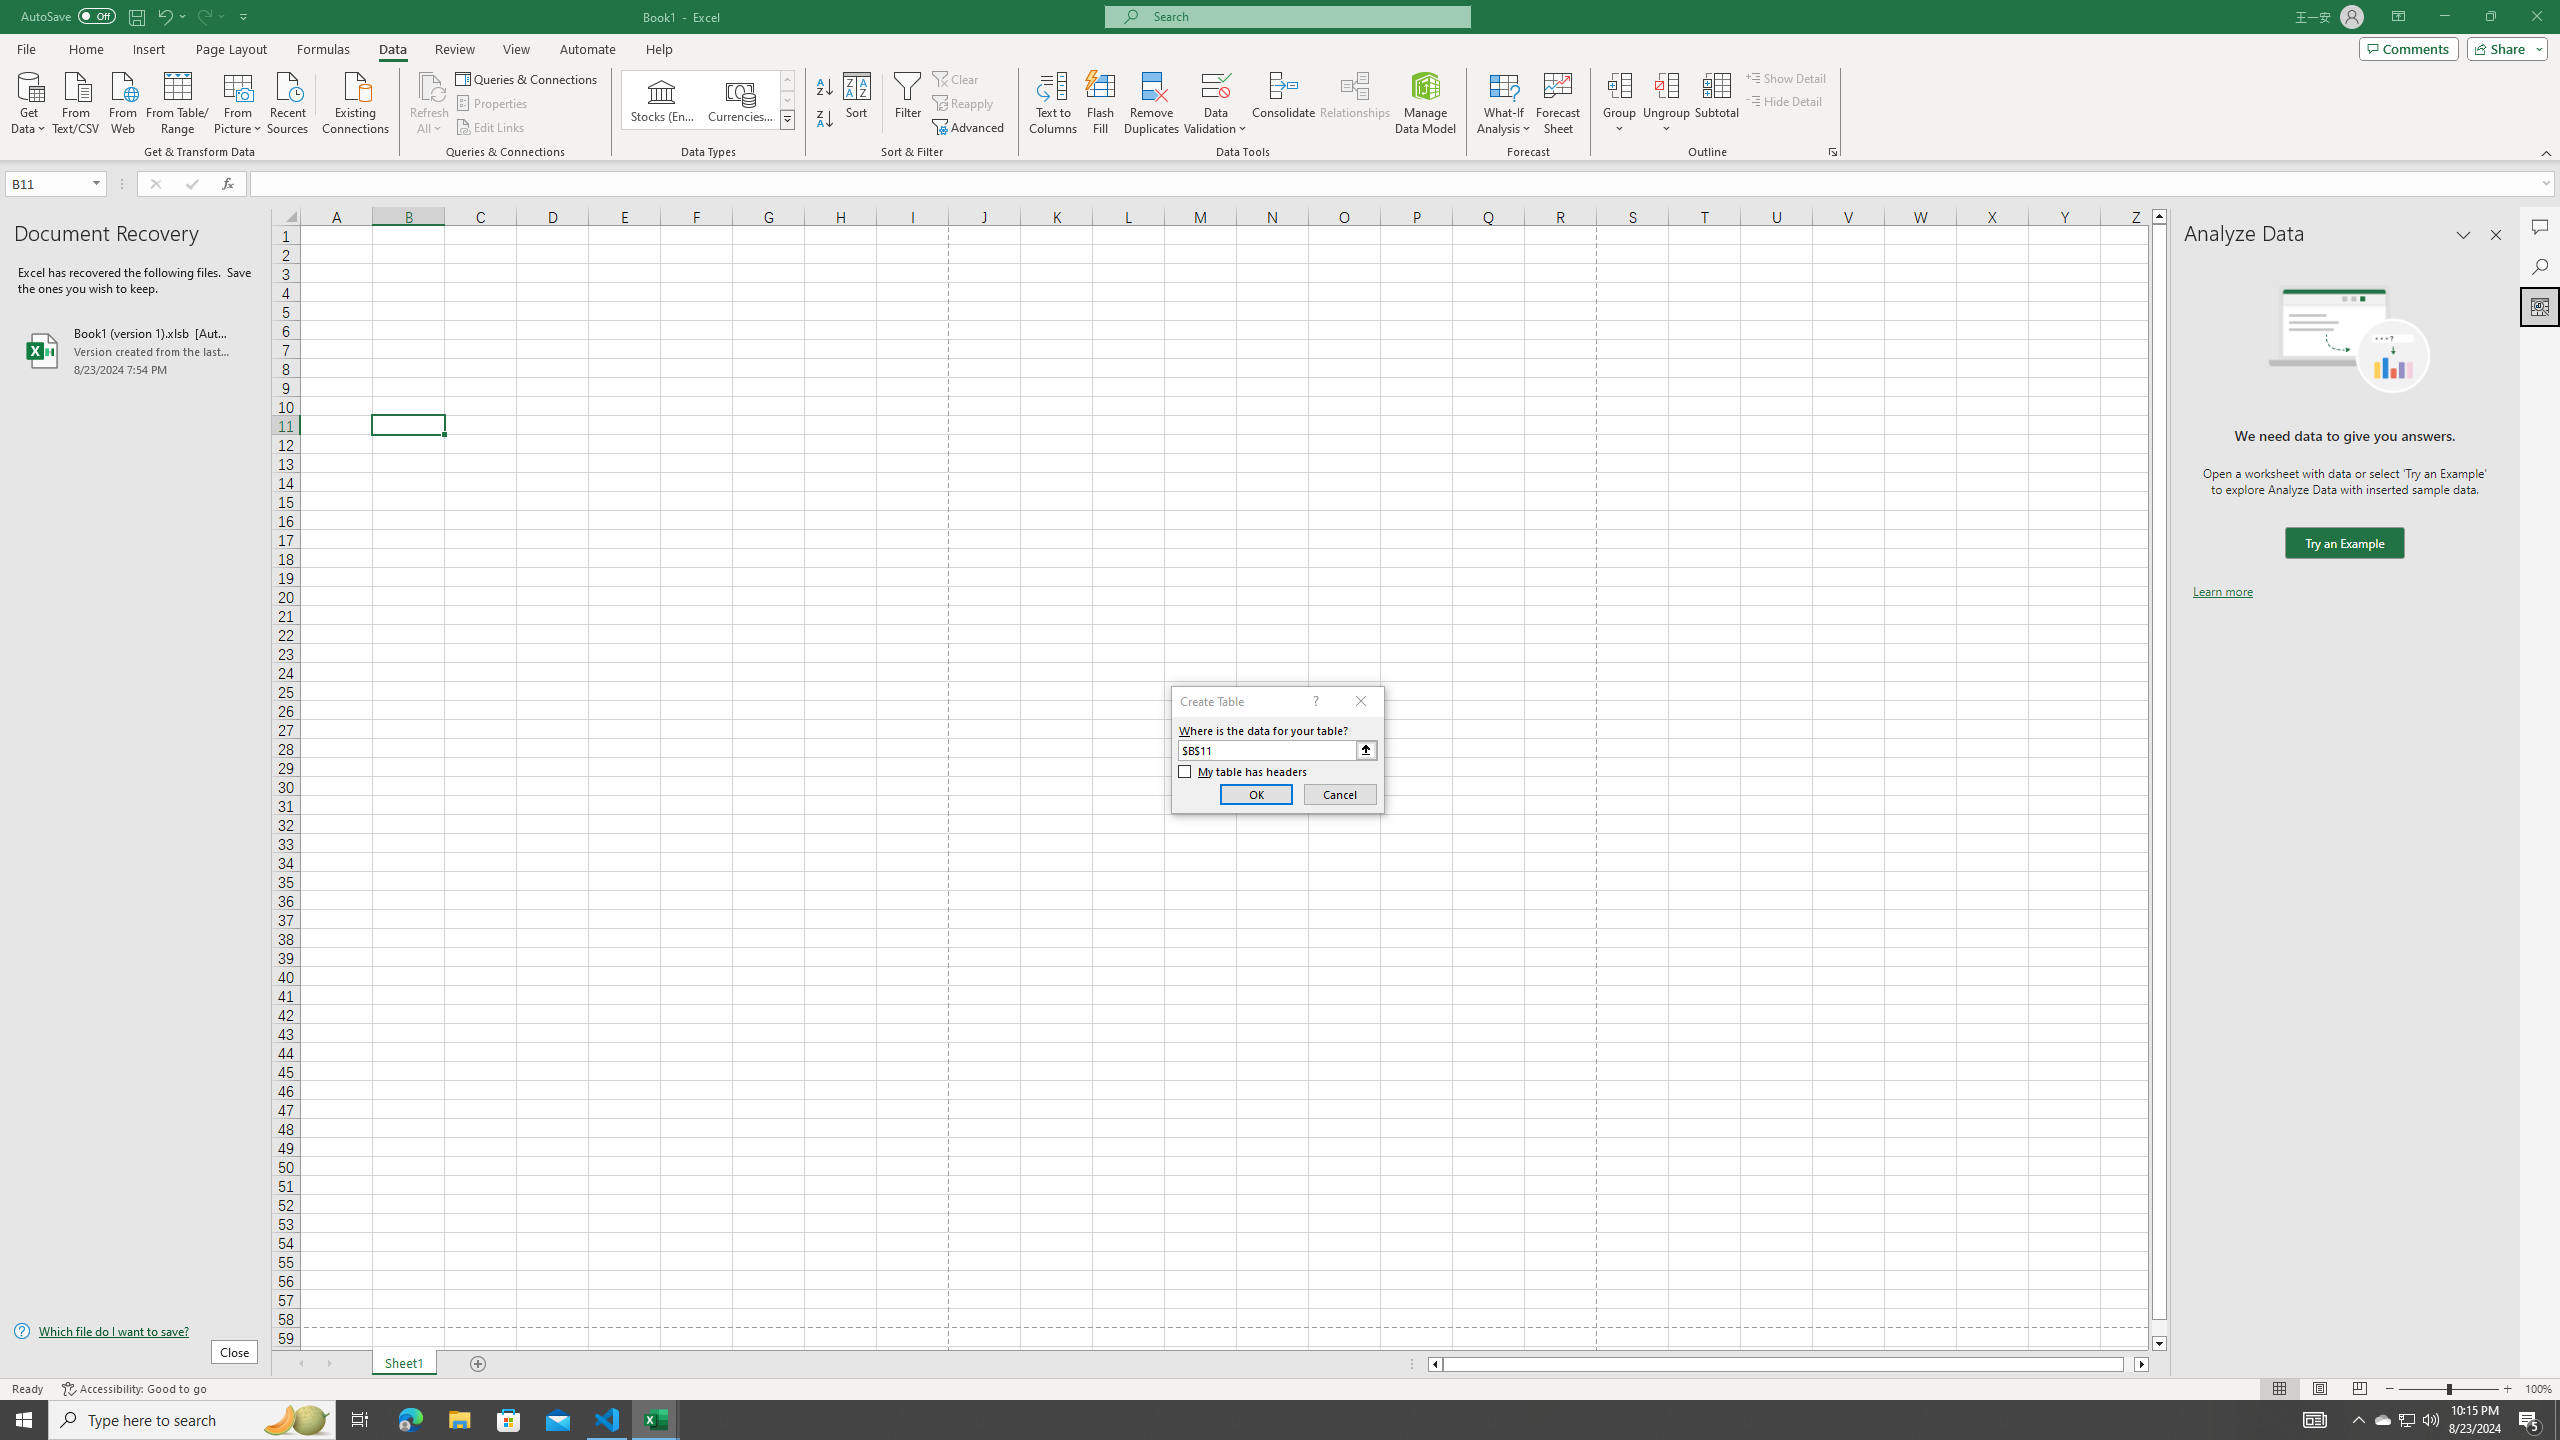 The width and height of the screenshot is (2560, 1440). Describe the element at coordinates (1100, 103) in the screenshot. I see `'Flash Fill'` at that location.